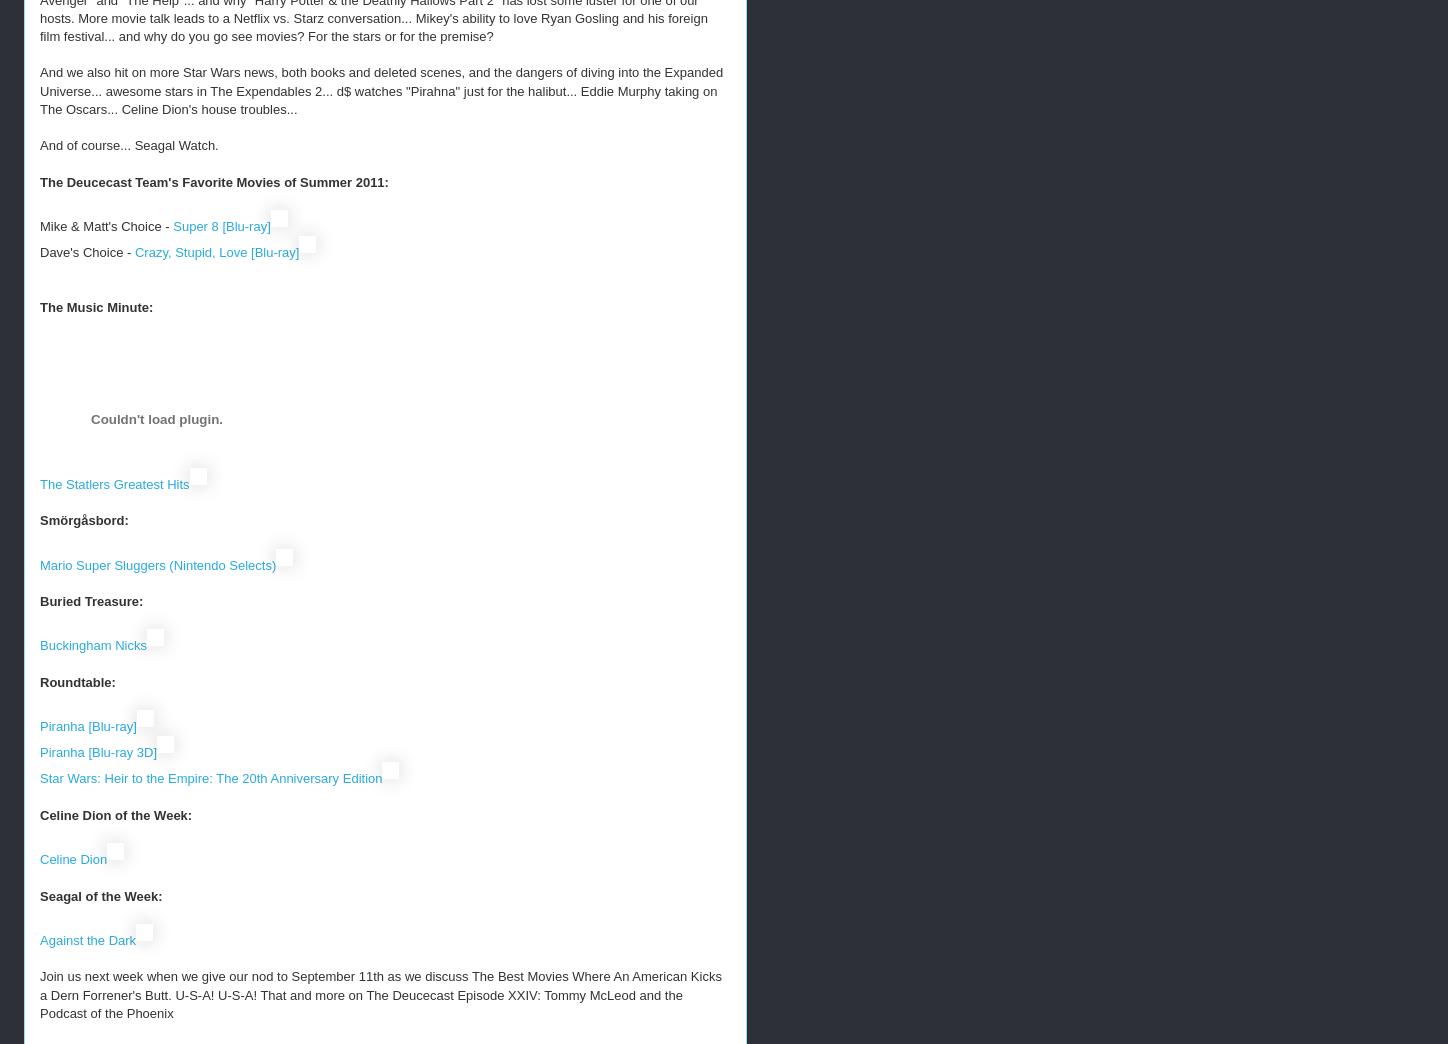 The width and height of the screenshot is (1448, 1044). I want to click on 'Celine Dion of the Week:', so click(114, 813).